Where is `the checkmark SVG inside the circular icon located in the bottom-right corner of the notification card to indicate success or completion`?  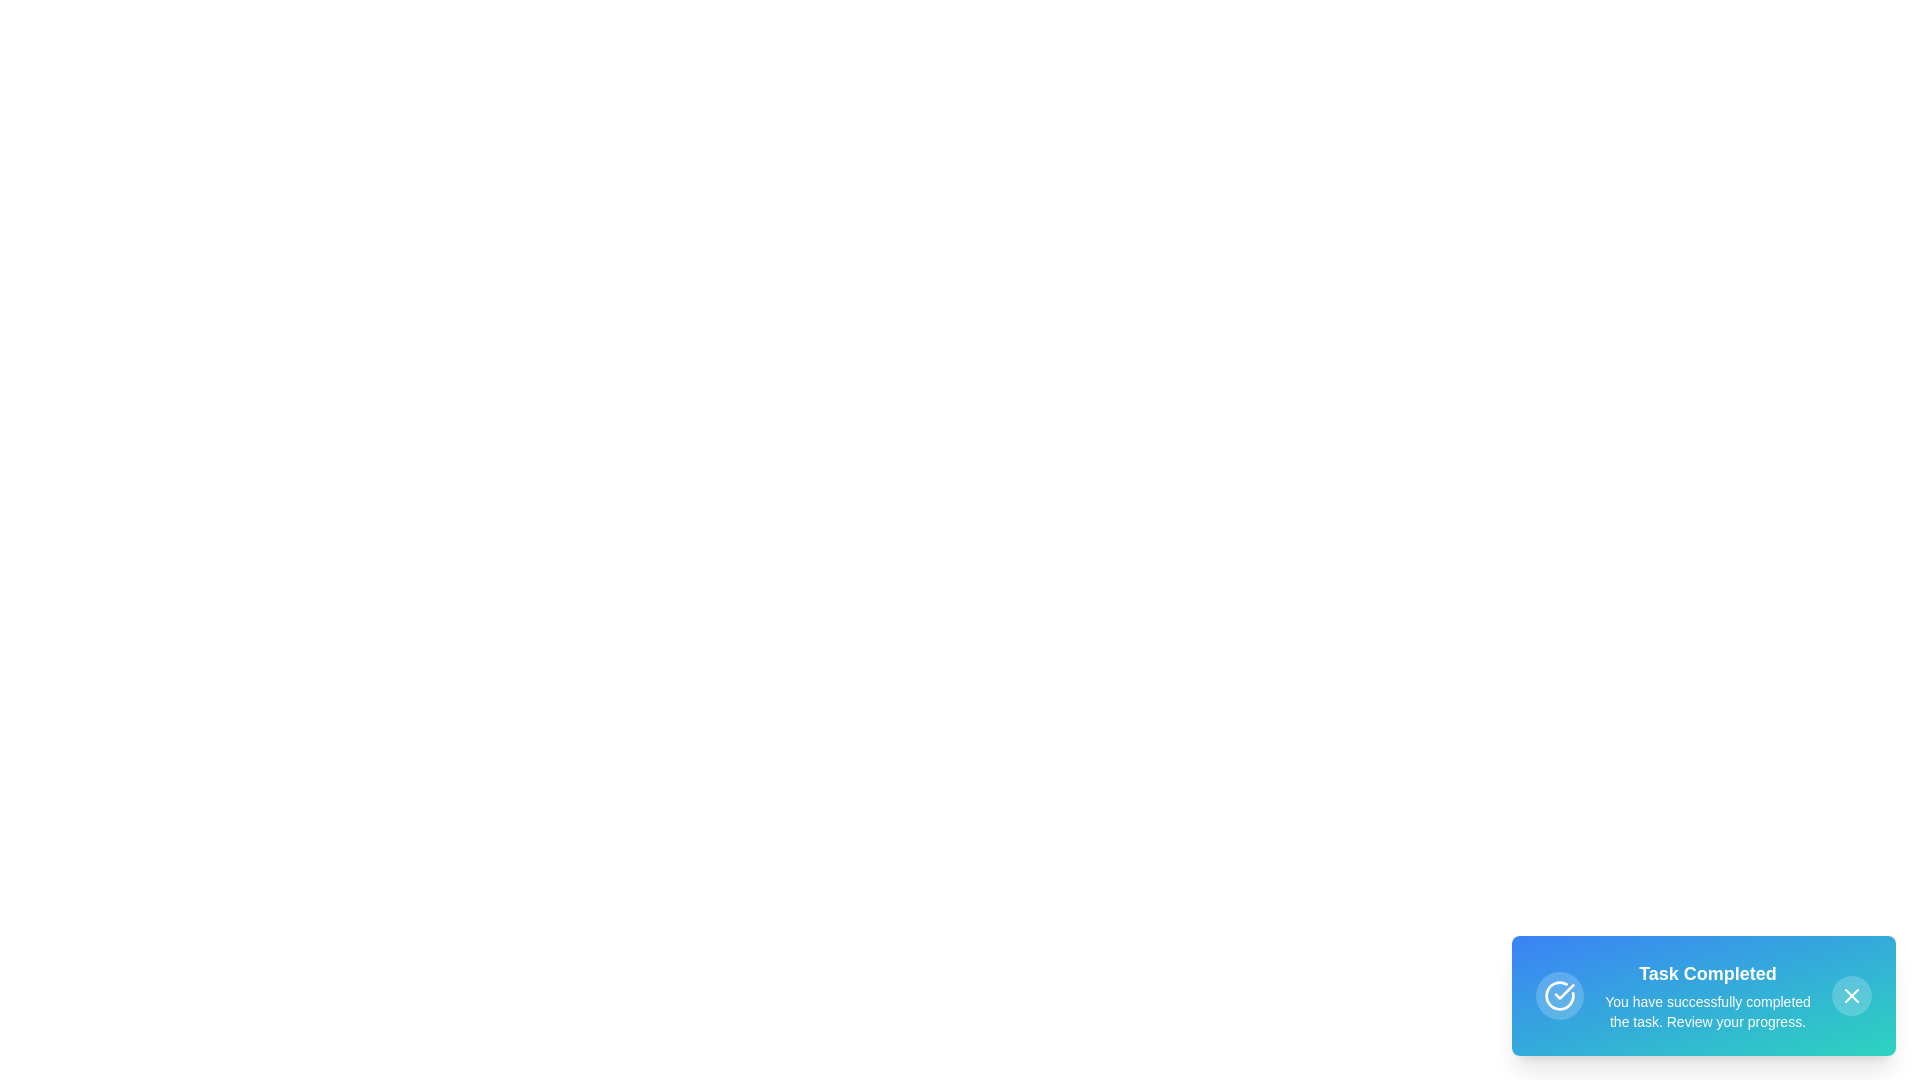 the checkmark SVG inside the circular icon located in the bottom-right corner of the notification card to indicate success or completion is located at coordinates (1563, 991).